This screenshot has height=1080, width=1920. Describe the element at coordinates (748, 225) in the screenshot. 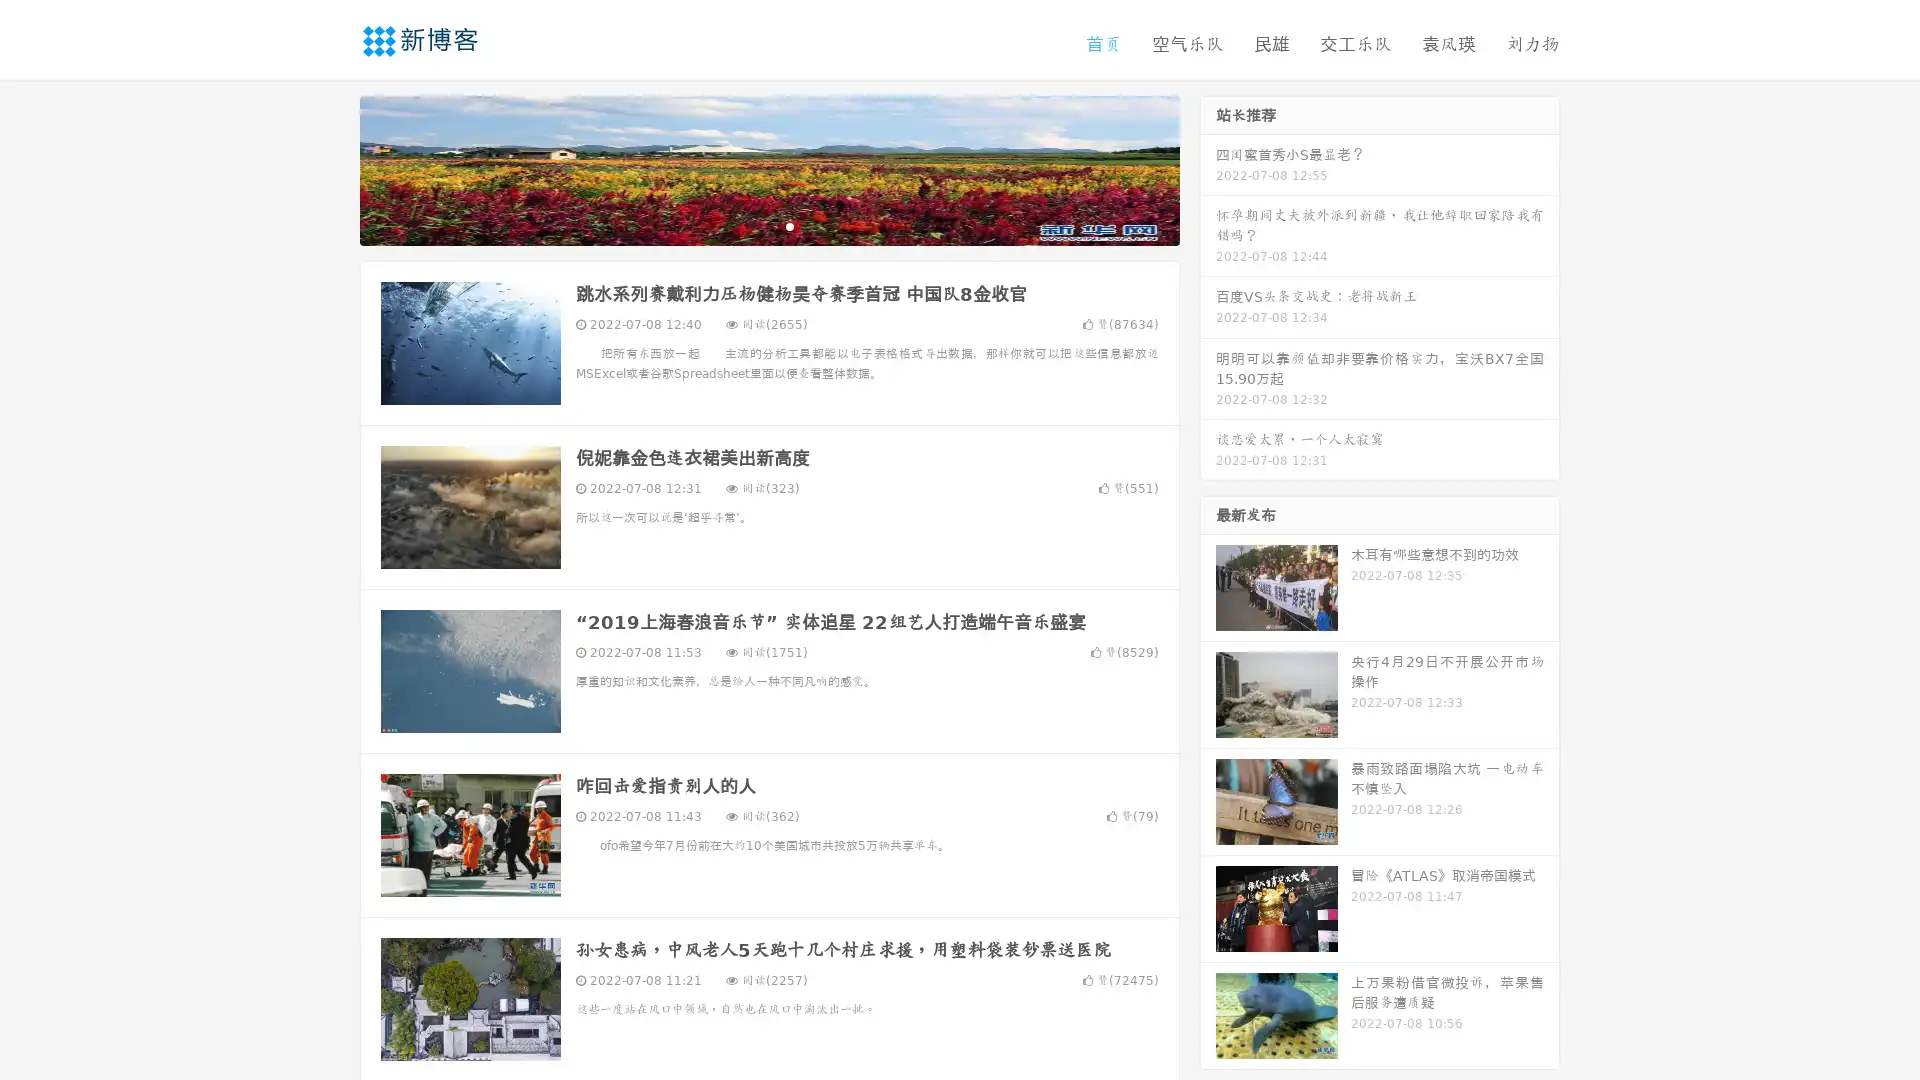

I see `Go to slide 1` at that location.